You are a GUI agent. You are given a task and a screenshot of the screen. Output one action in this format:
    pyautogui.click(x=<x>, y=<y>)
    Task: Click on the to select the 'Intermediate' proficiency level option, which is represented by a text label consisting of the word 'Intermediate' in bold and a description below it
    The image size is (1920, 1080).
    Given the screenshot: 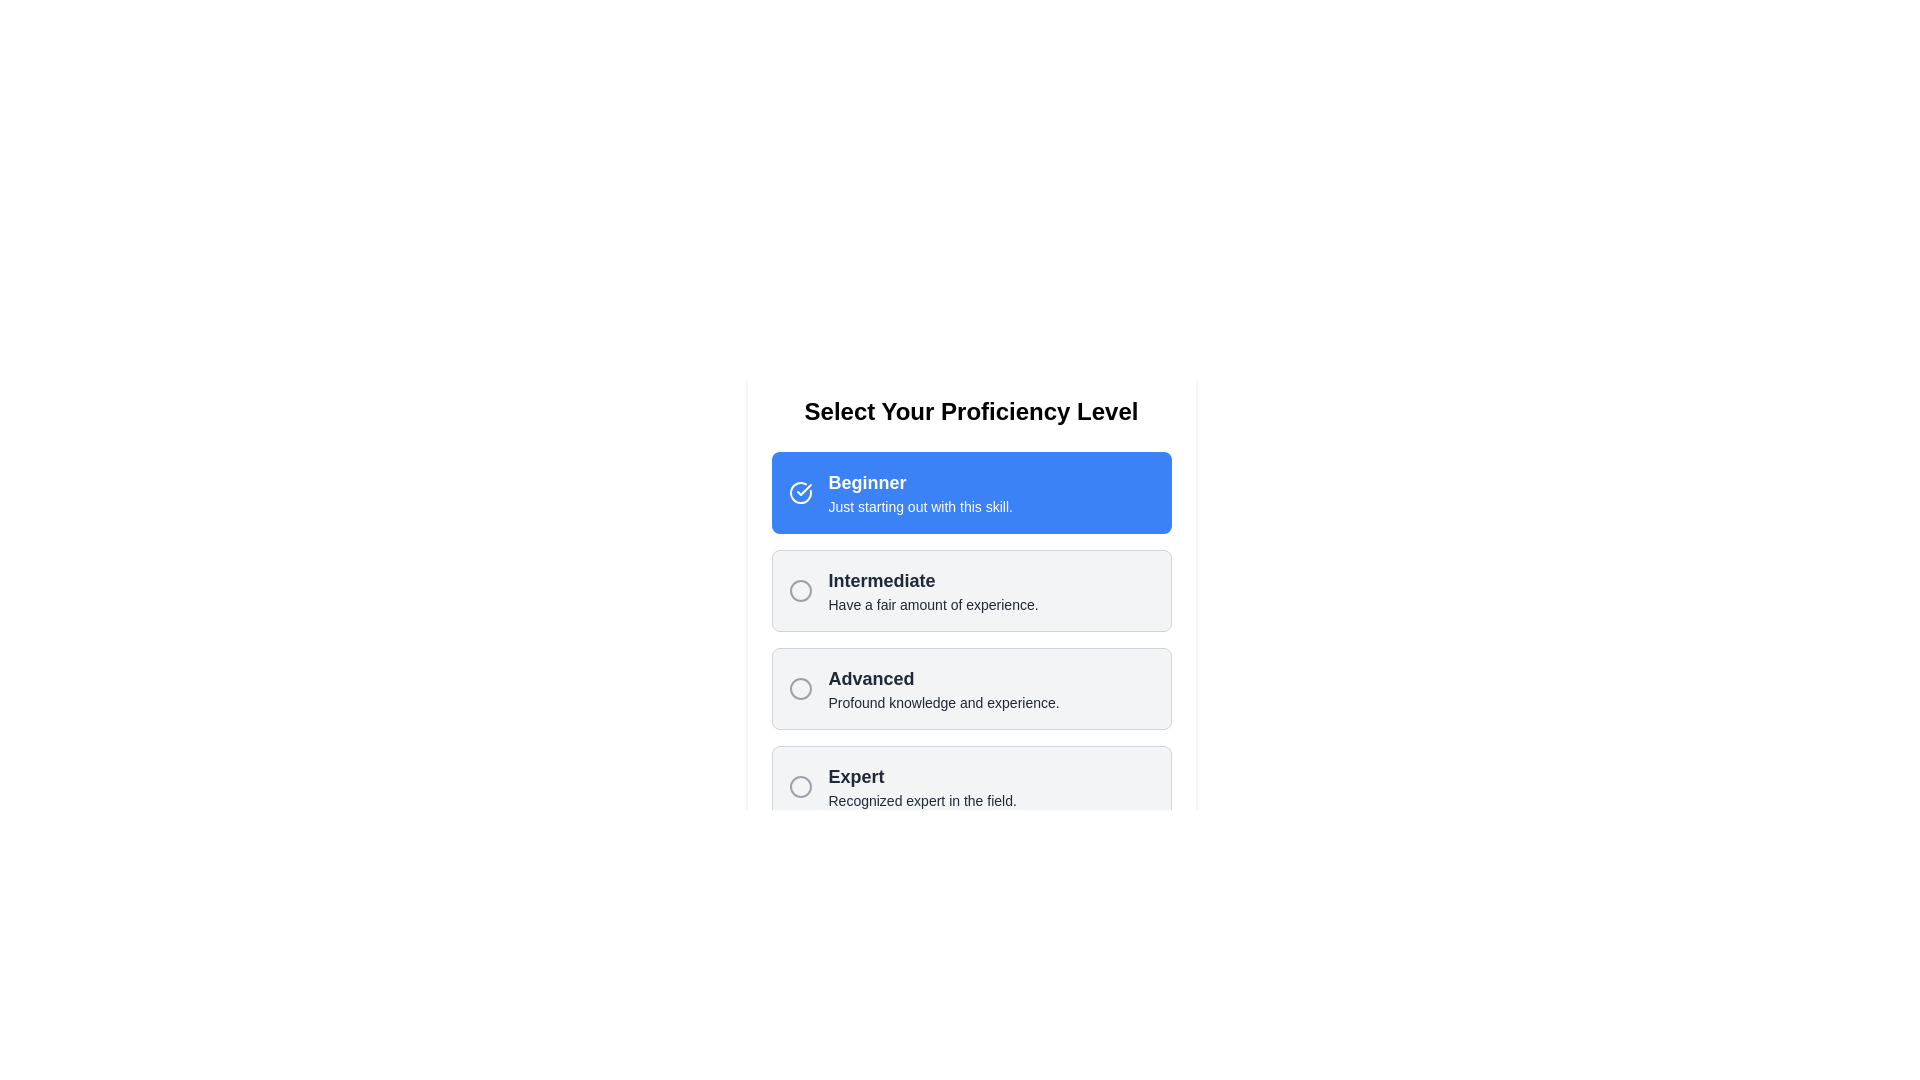 What is the action you would take?
    pyautogui.click(x=932, y=589)
    